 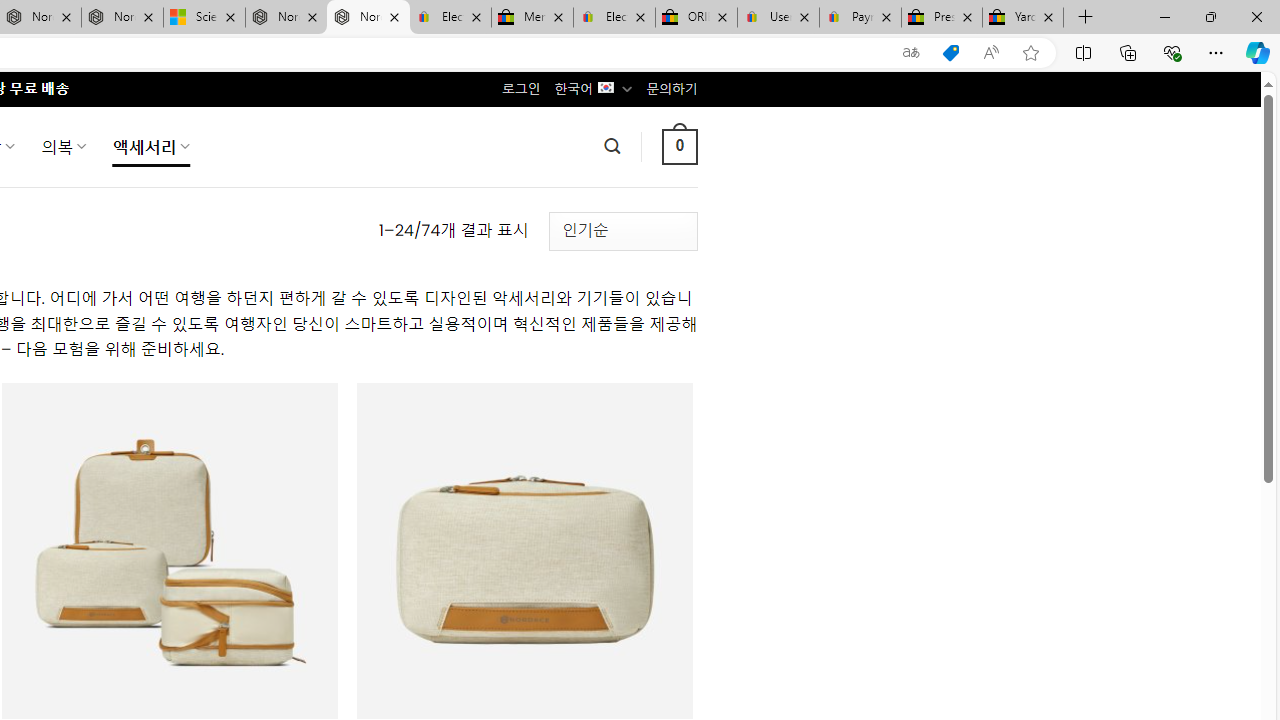 What do you see at coordinates (1023, 17) in the screenshot?
I see `'Yard, Garden & Outdoor Living'` at bounding box center [1023, 17].